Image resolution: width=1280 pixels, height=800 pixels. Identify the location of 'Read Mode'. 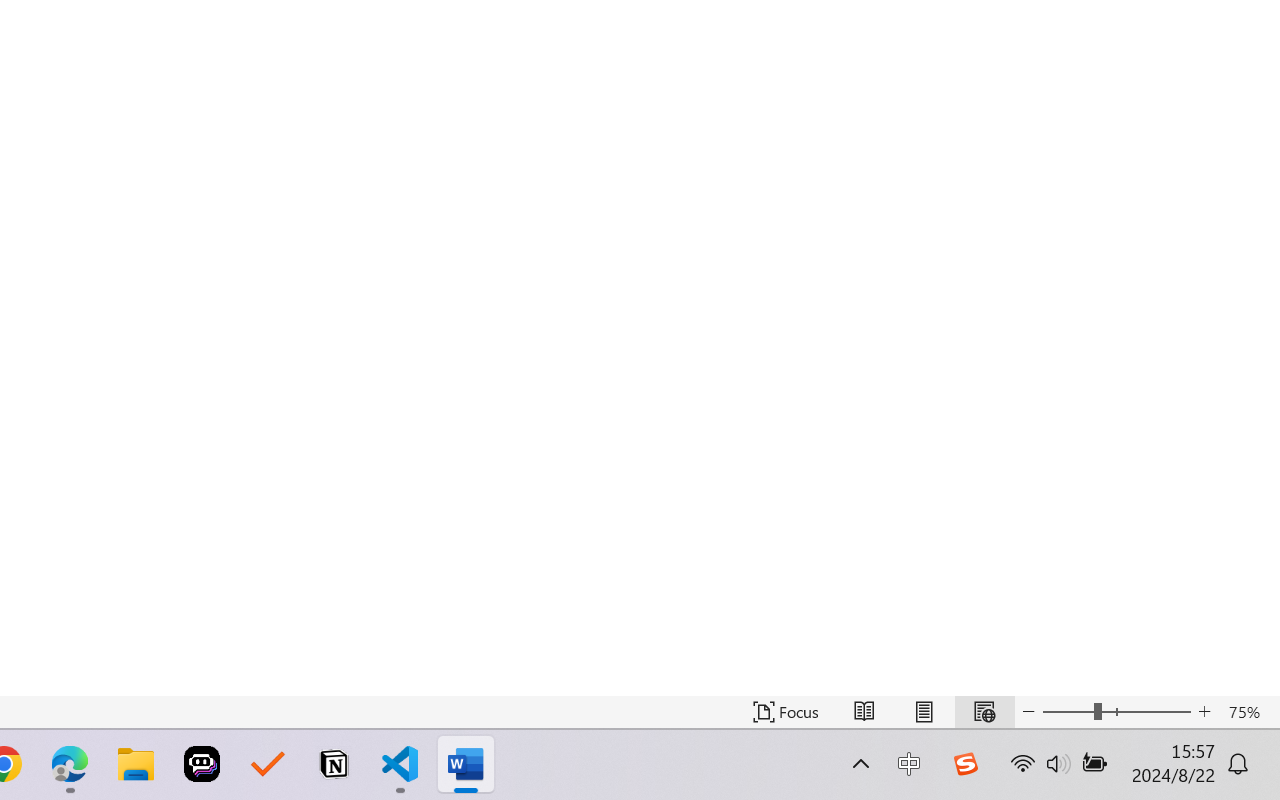
(864, 711).